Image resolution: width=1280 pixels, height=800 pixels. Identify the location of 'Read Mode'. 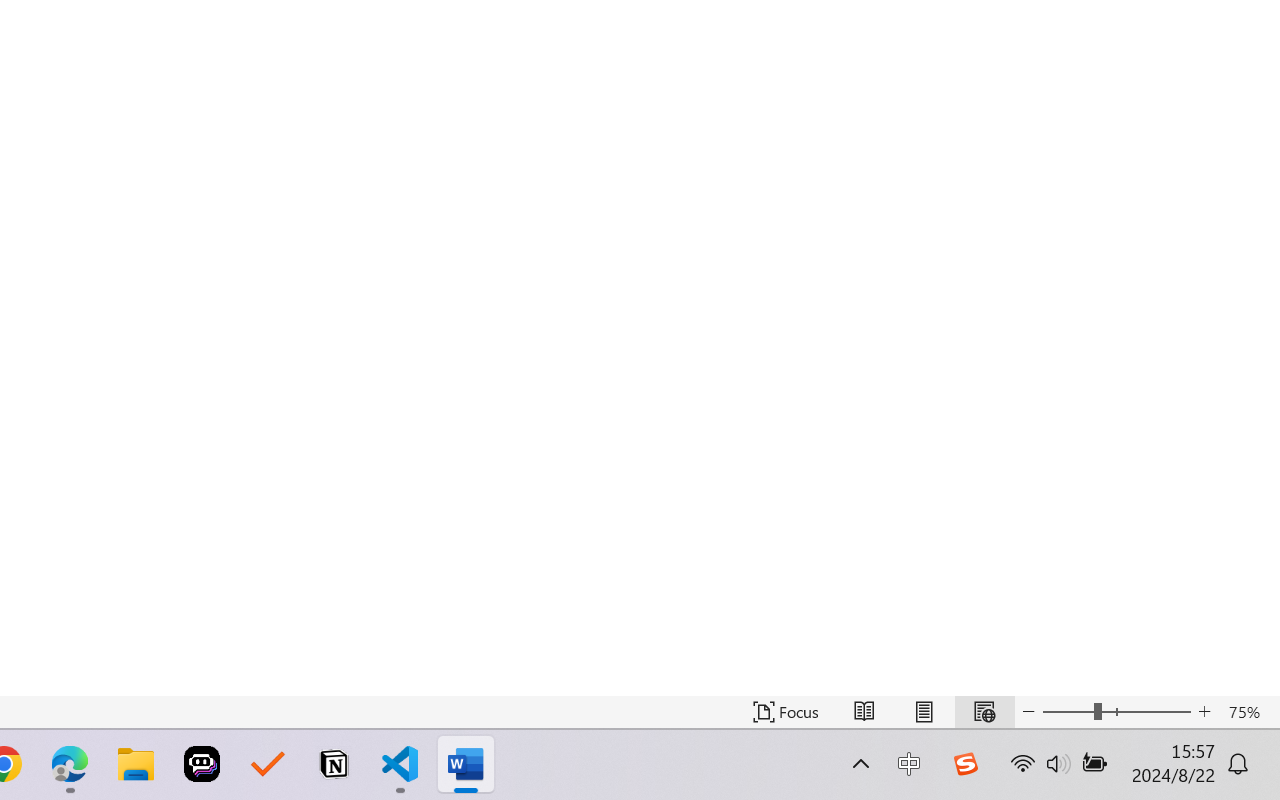
(864, 711).